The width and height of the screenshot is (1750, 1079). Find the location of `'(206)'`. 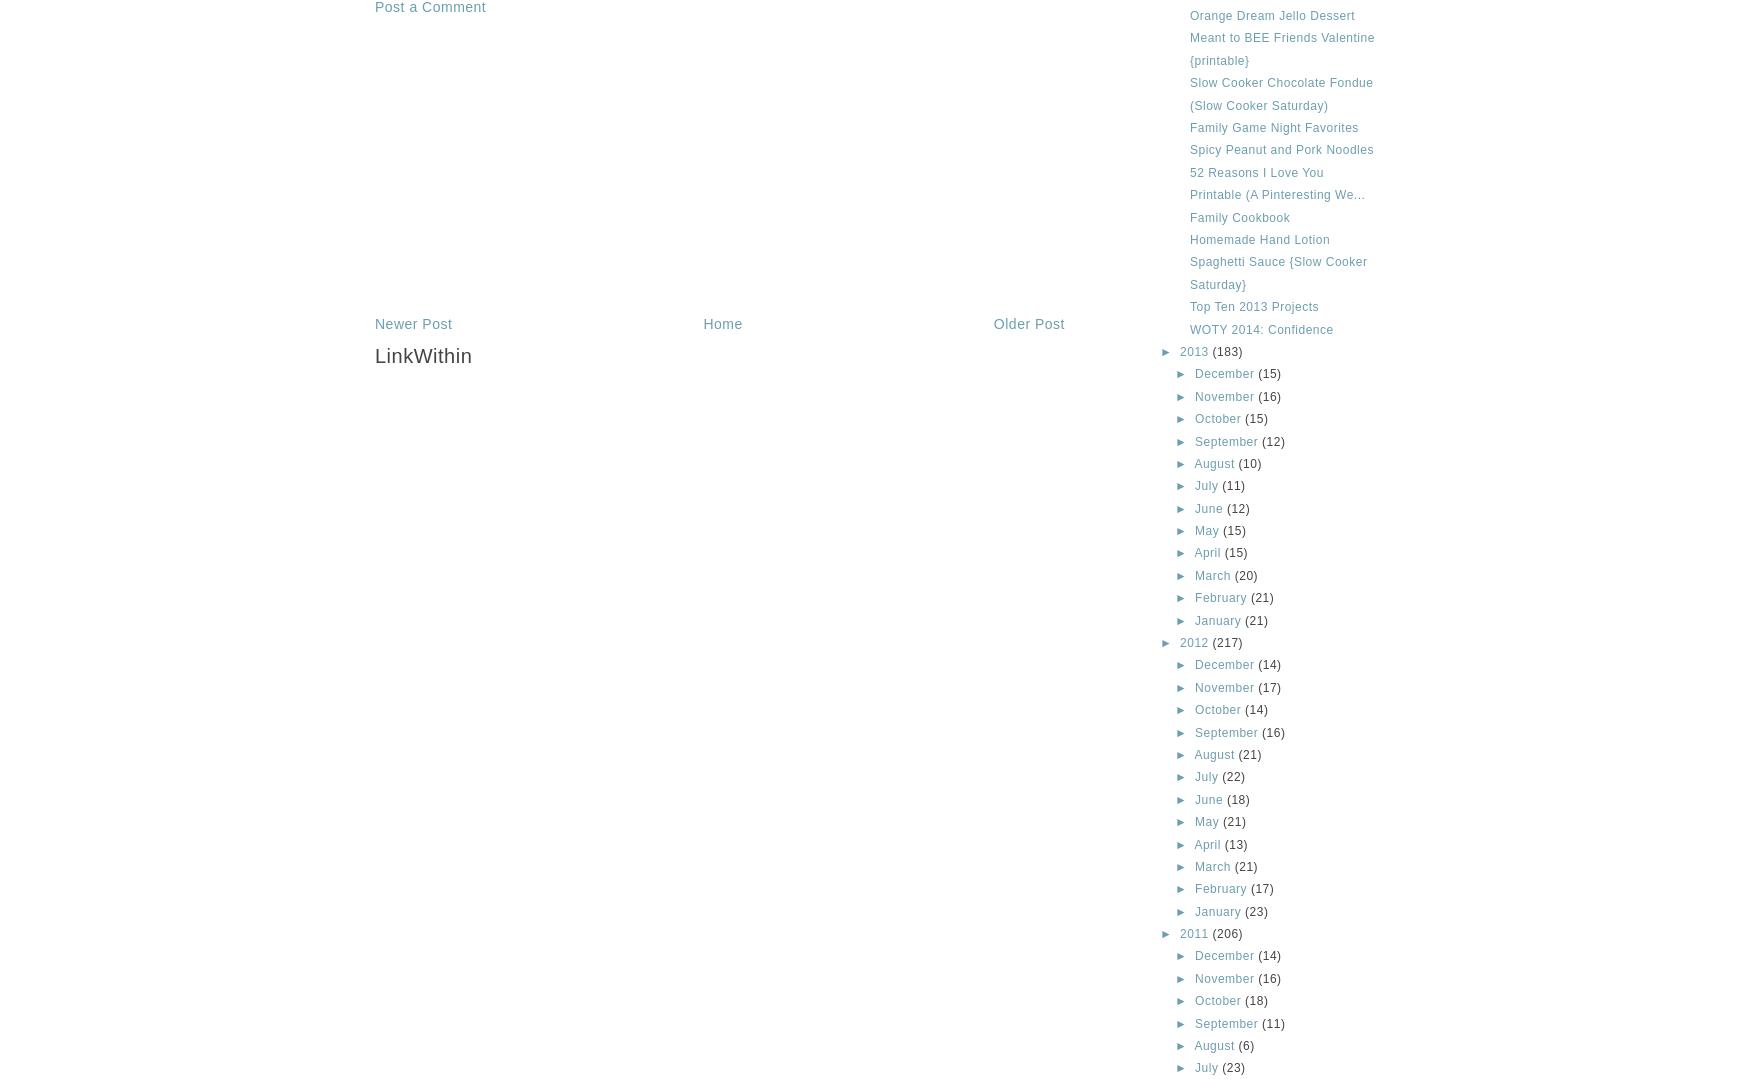

'(206)' is located at coordinates (1227, 933).